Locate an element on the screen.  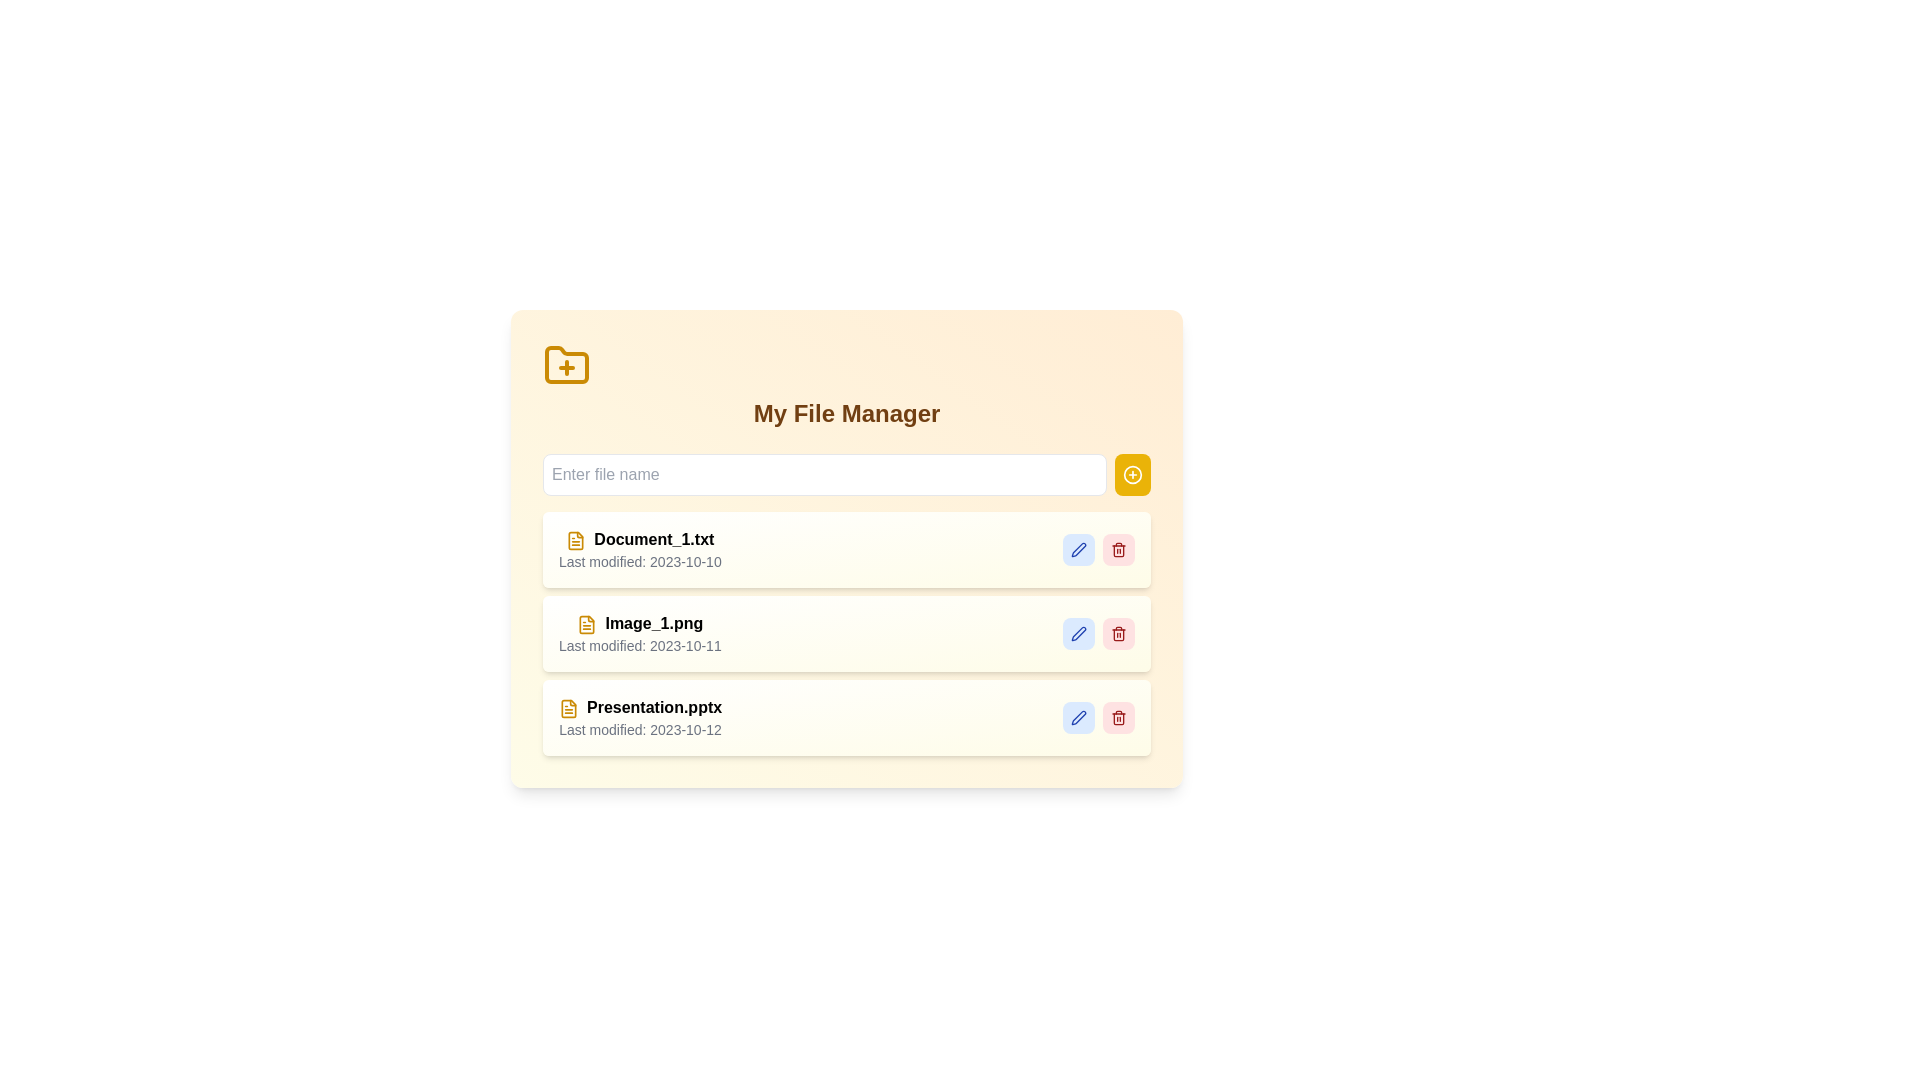
the file item representation for 'Image_1.png' is located at coordinates (638, 633).